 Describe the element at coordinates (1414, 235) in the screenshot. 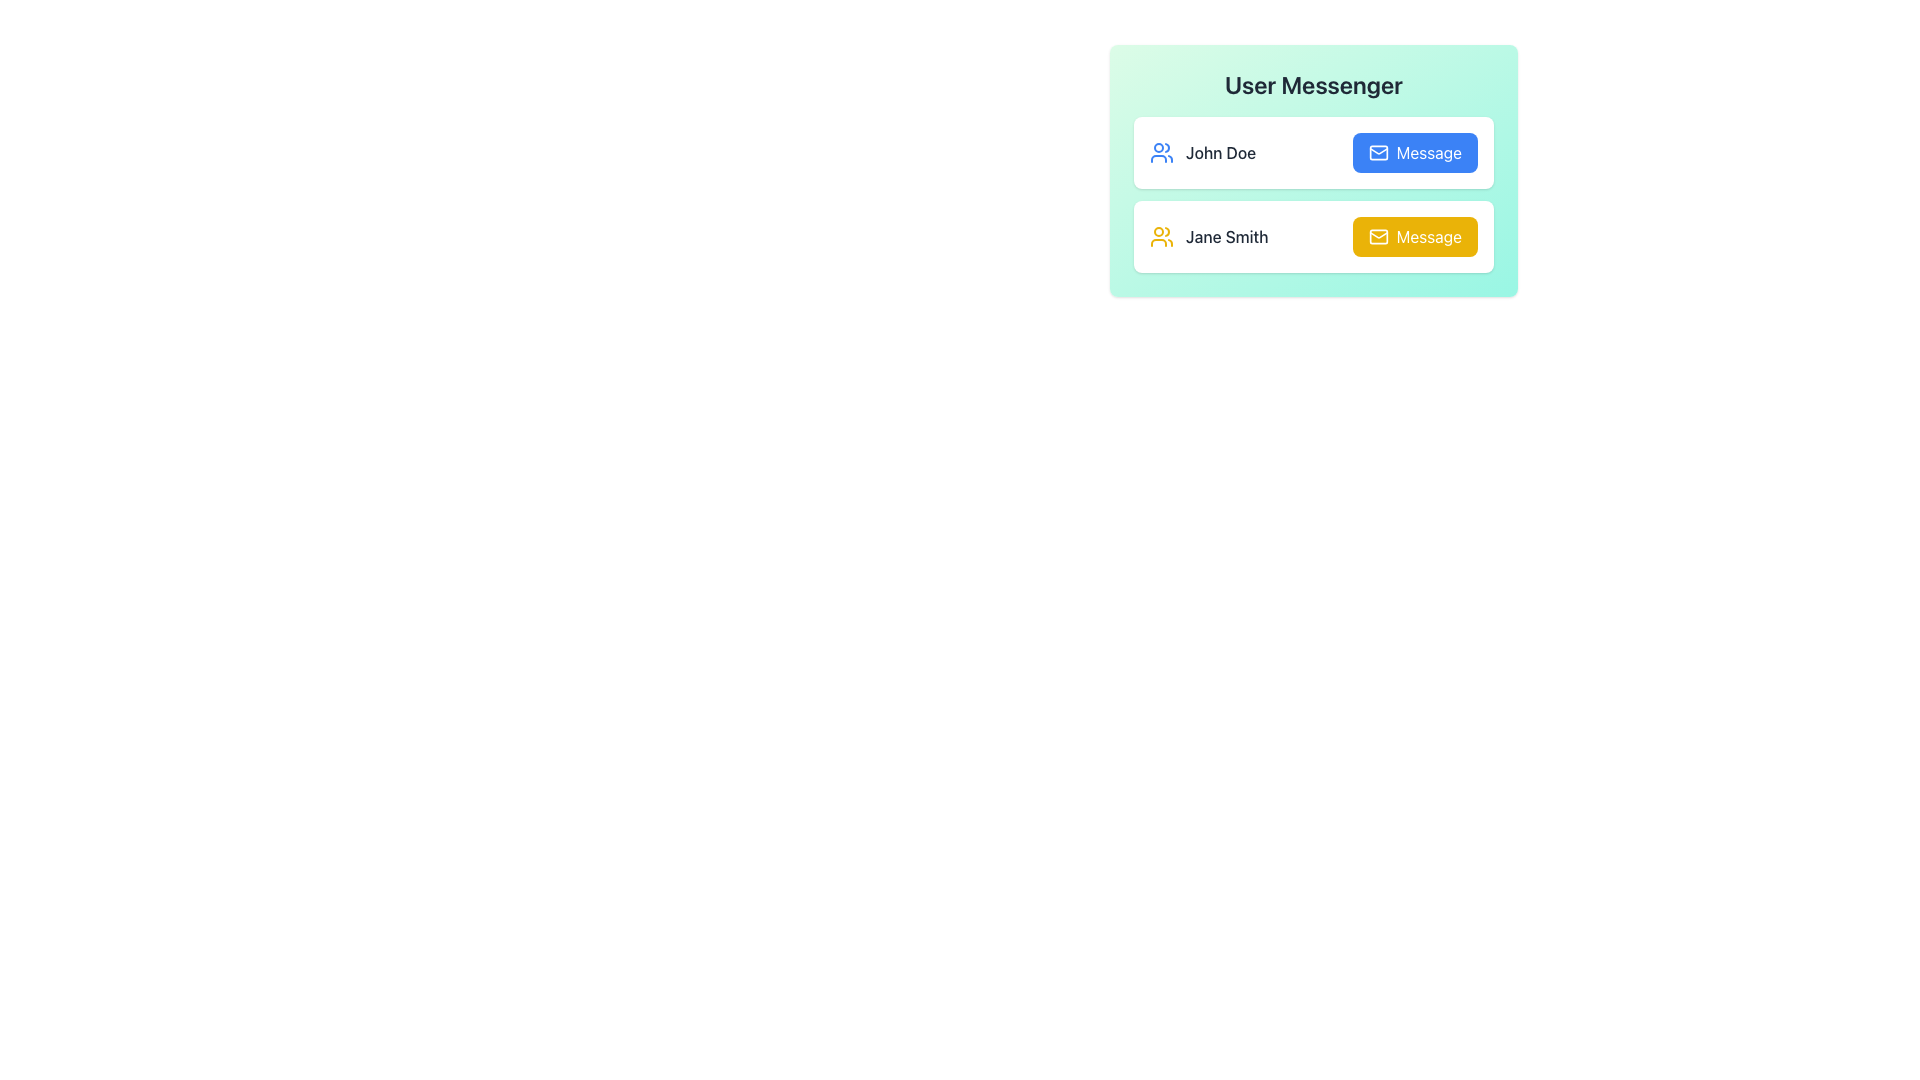

I see `the 'Message' button with a yellow background and an envelope icon, located in the second row of the user card section for 'Jane Smith'` at that location.